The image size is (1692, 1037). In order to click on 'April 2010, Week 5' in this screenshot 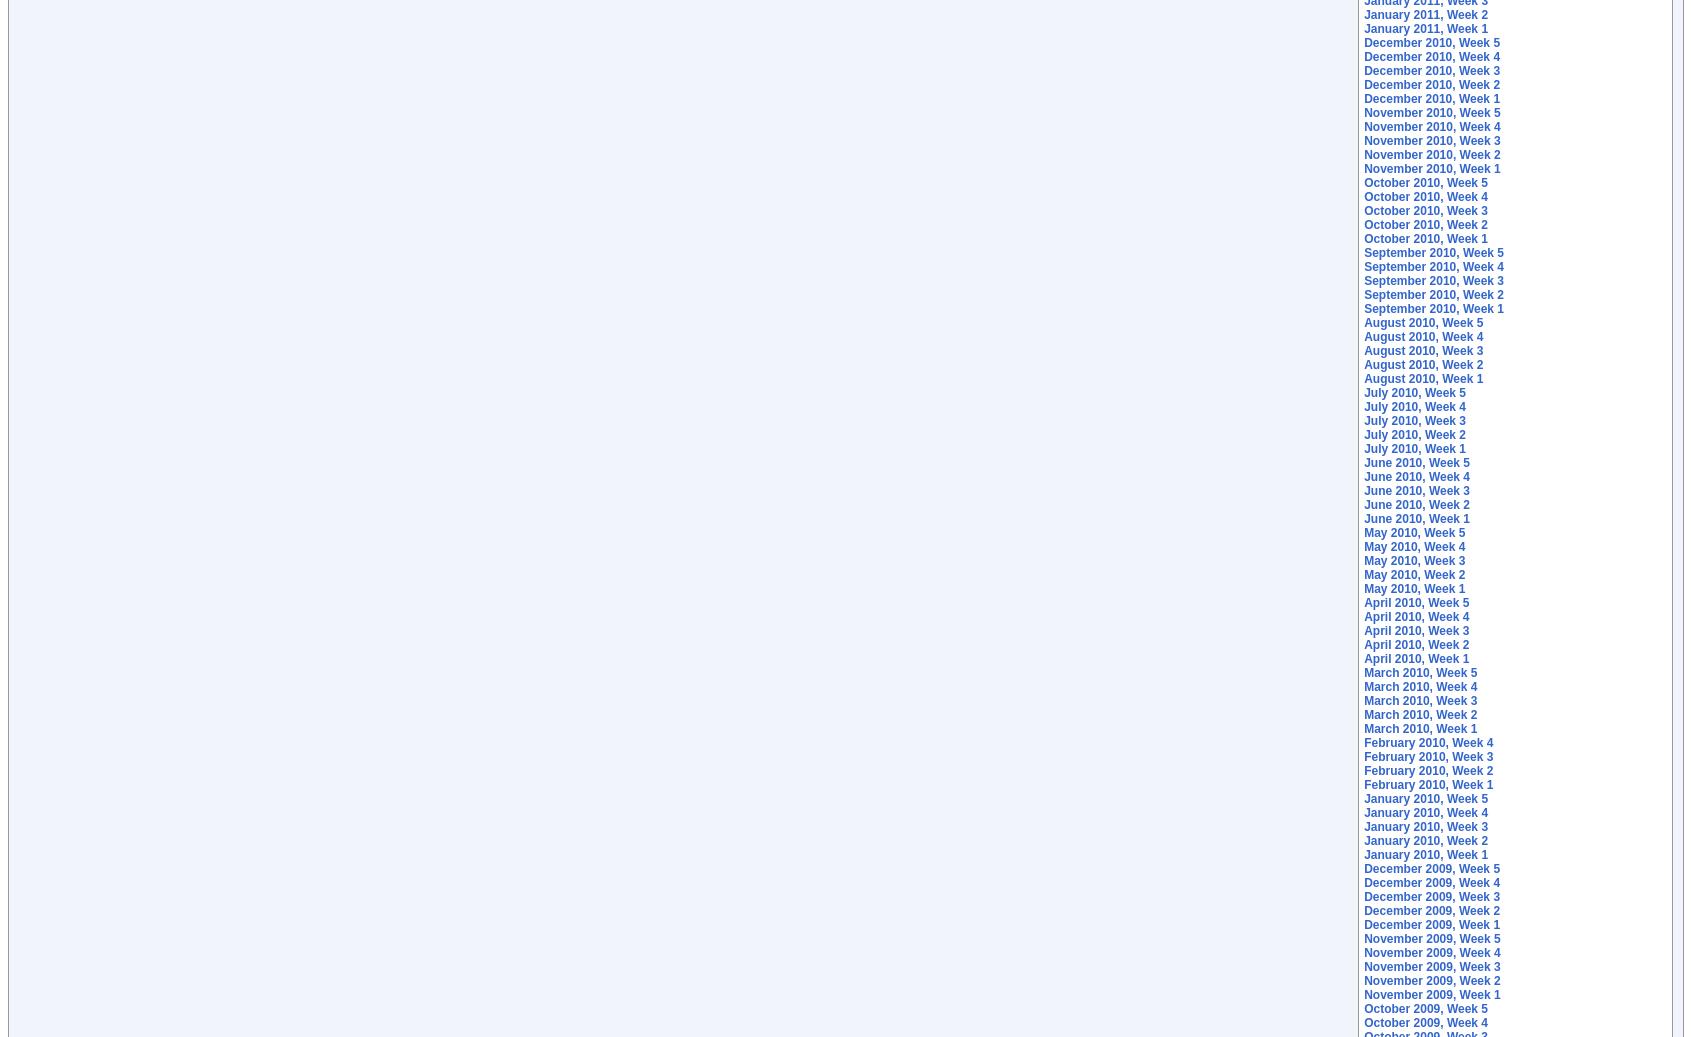, I will do `click(1363, 603)`.